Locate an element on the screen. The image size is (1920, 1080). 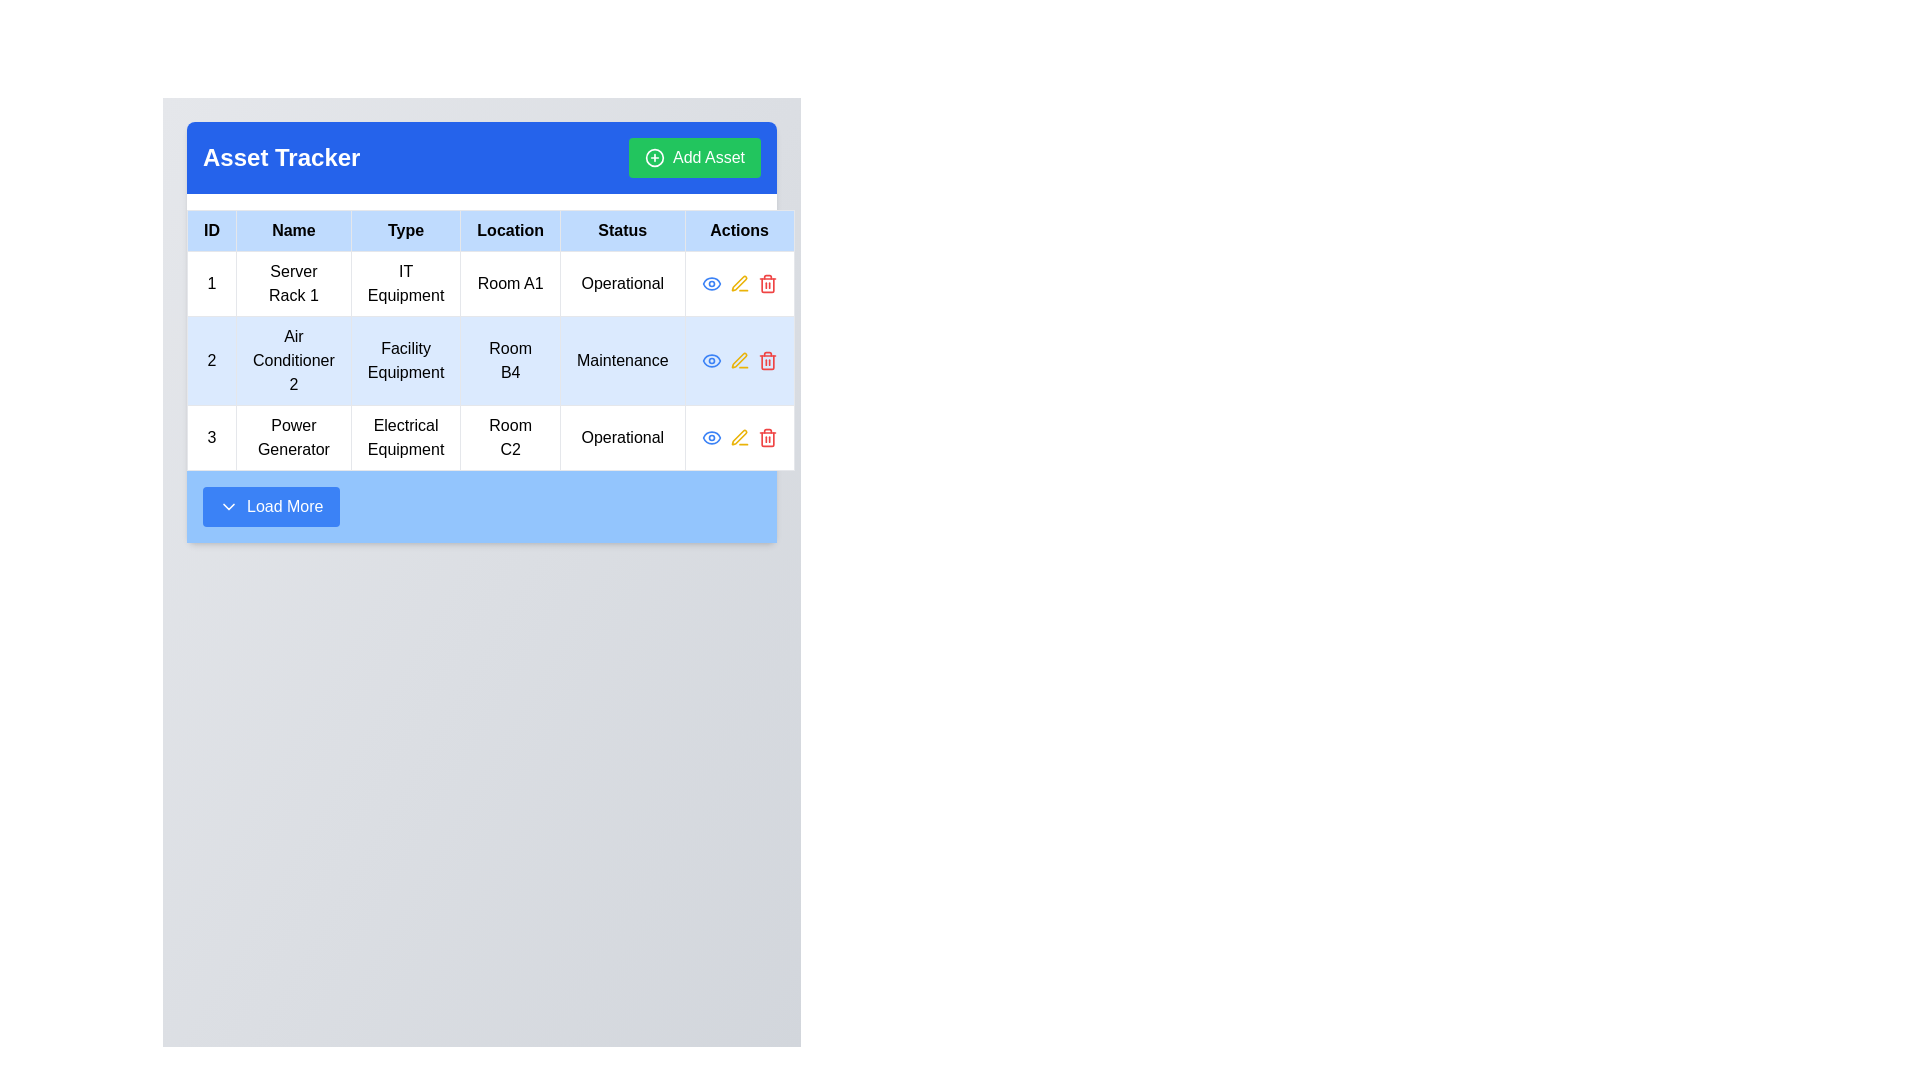
the eye icon button in the 'Actions' column of the second row is located at coordinates (711, 361).